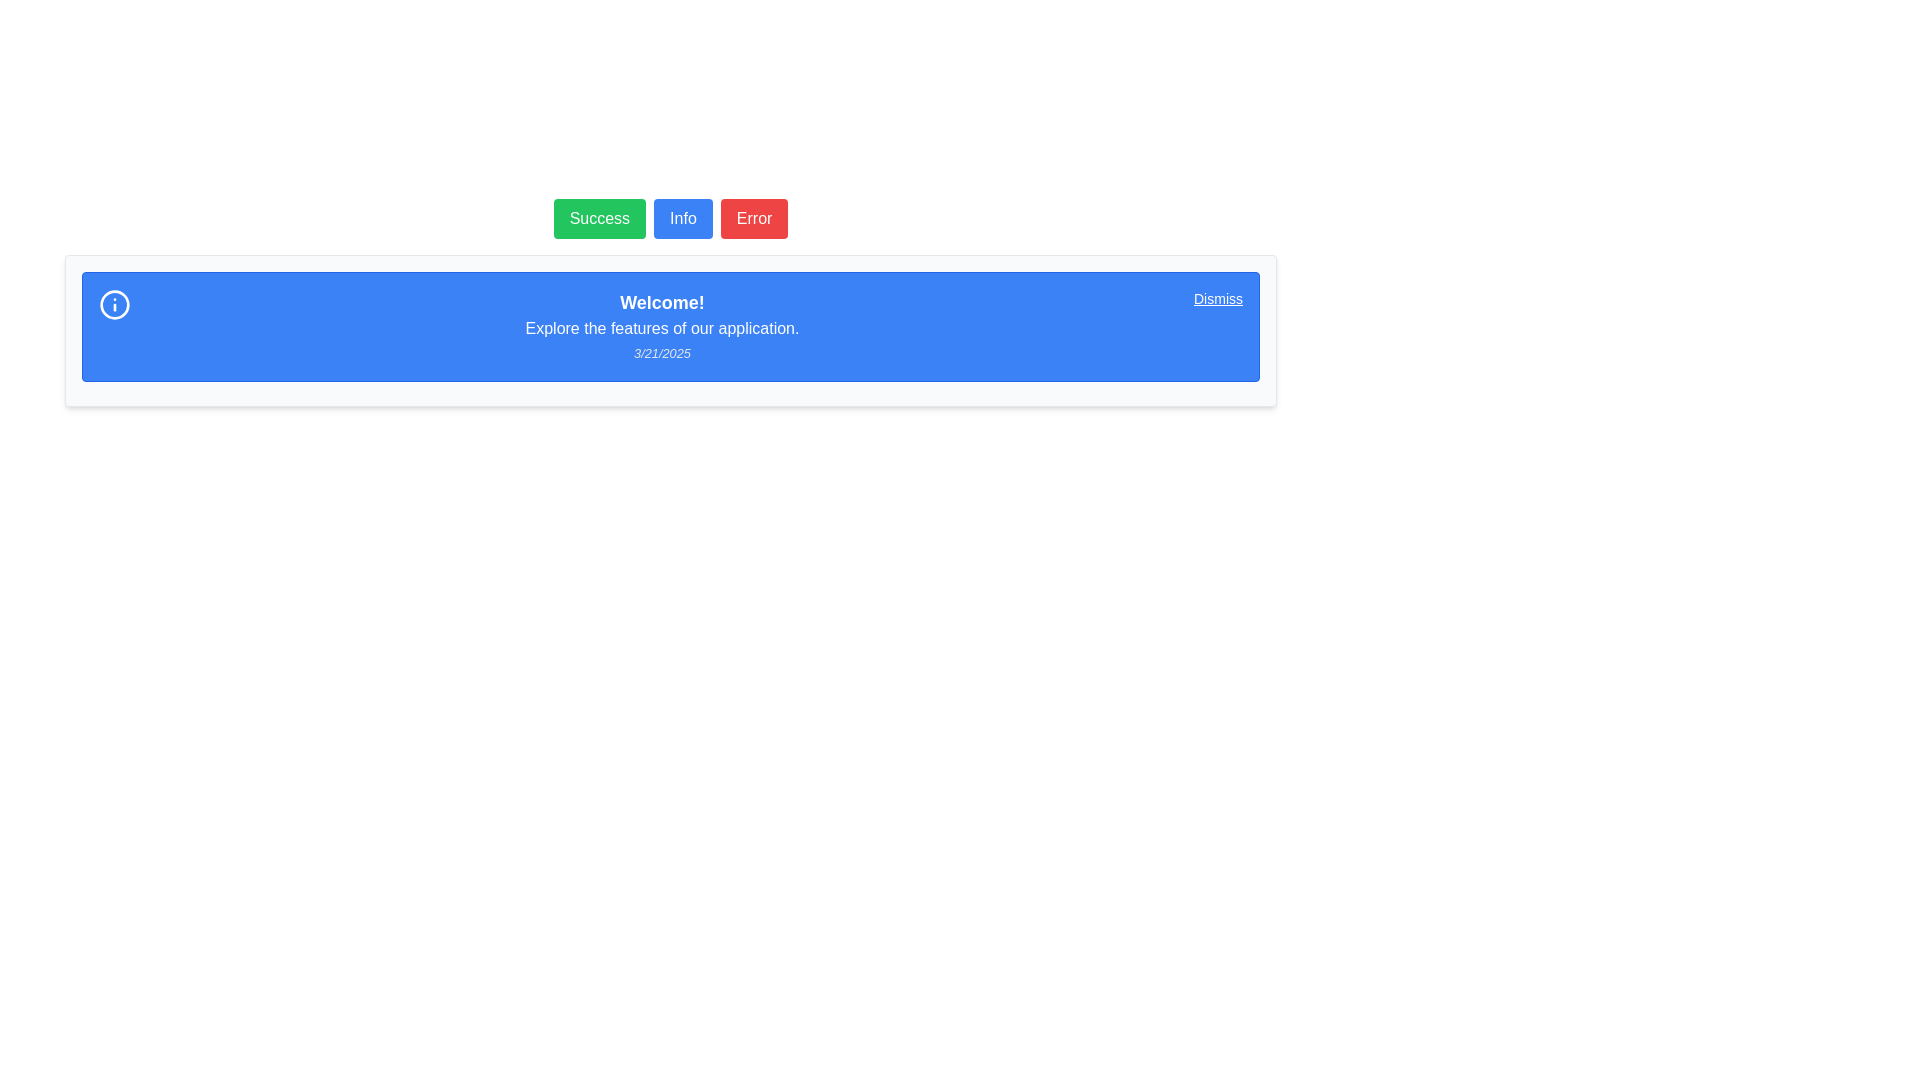 Image resolution: width=1920 pixels, height=1080 pixels. What do you see at coordinates (1217, 299) in the screenshot?
I see `the 'Dismiss' button located in the top-right corner of the notification bar` at bounding box center [1217, 299].